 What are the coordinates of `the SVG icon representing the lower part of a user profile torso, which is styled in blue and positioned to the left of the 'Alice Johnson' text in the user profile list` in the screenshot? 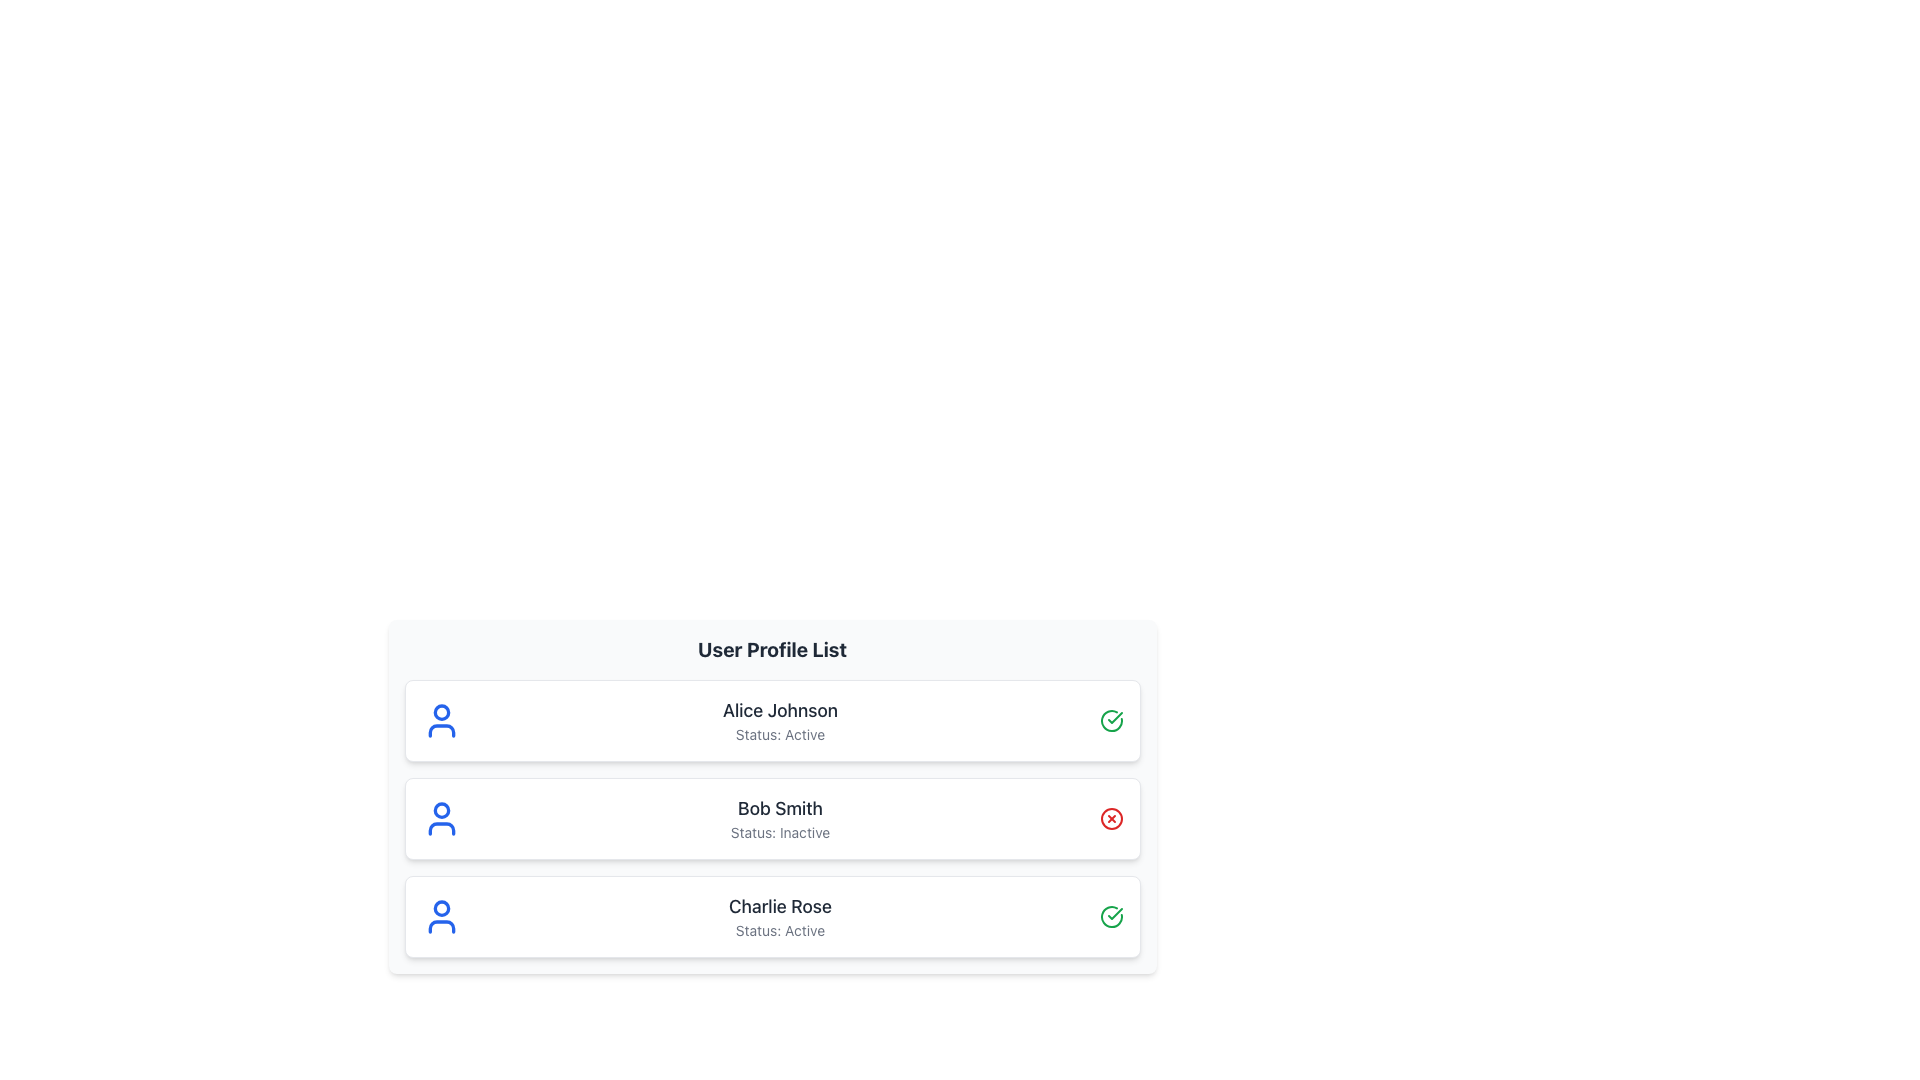 It's located at (440, 731).